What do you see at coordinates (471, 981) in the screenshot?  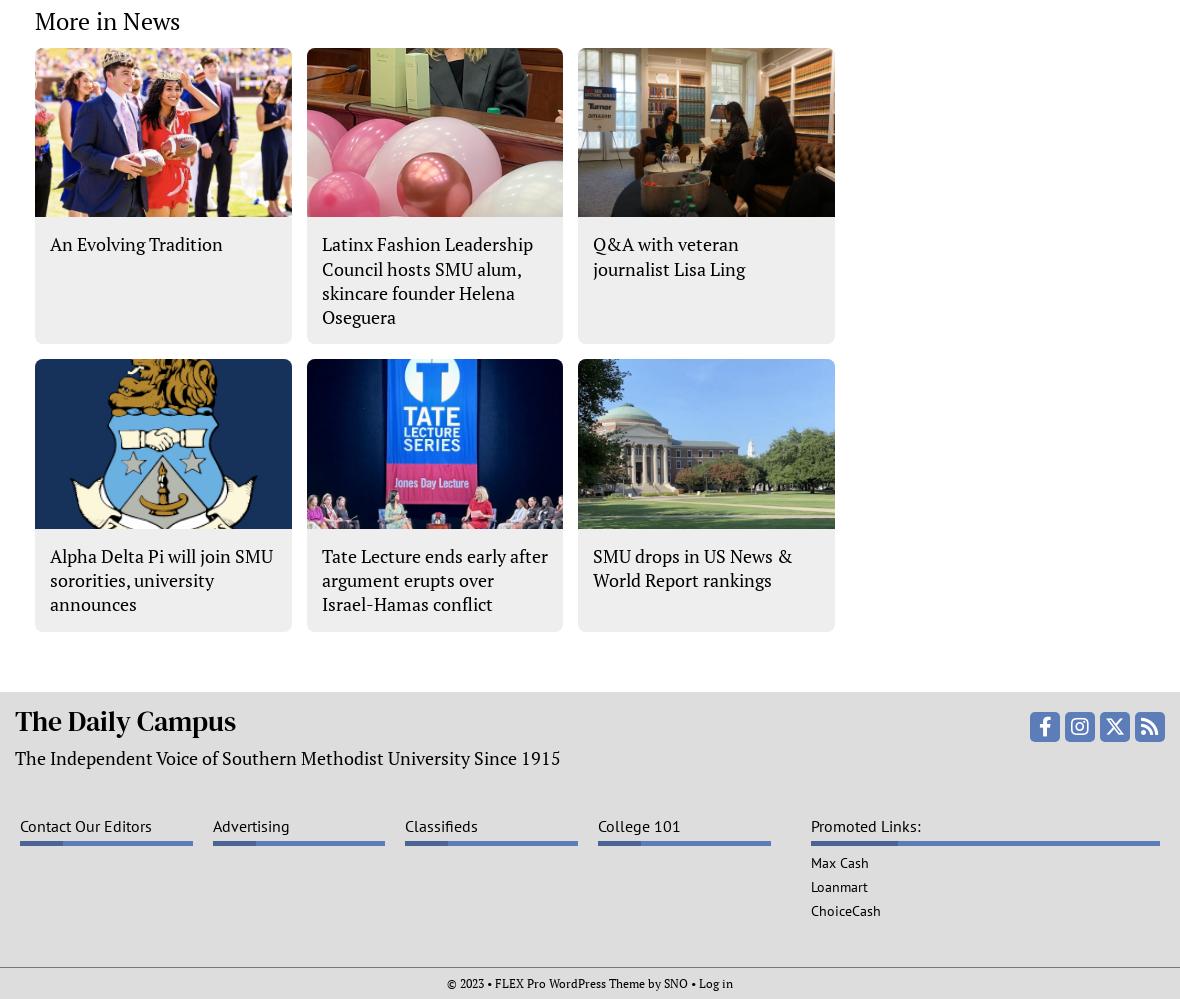 I see `'© 2023  •'` at bounding box center [471, 981].